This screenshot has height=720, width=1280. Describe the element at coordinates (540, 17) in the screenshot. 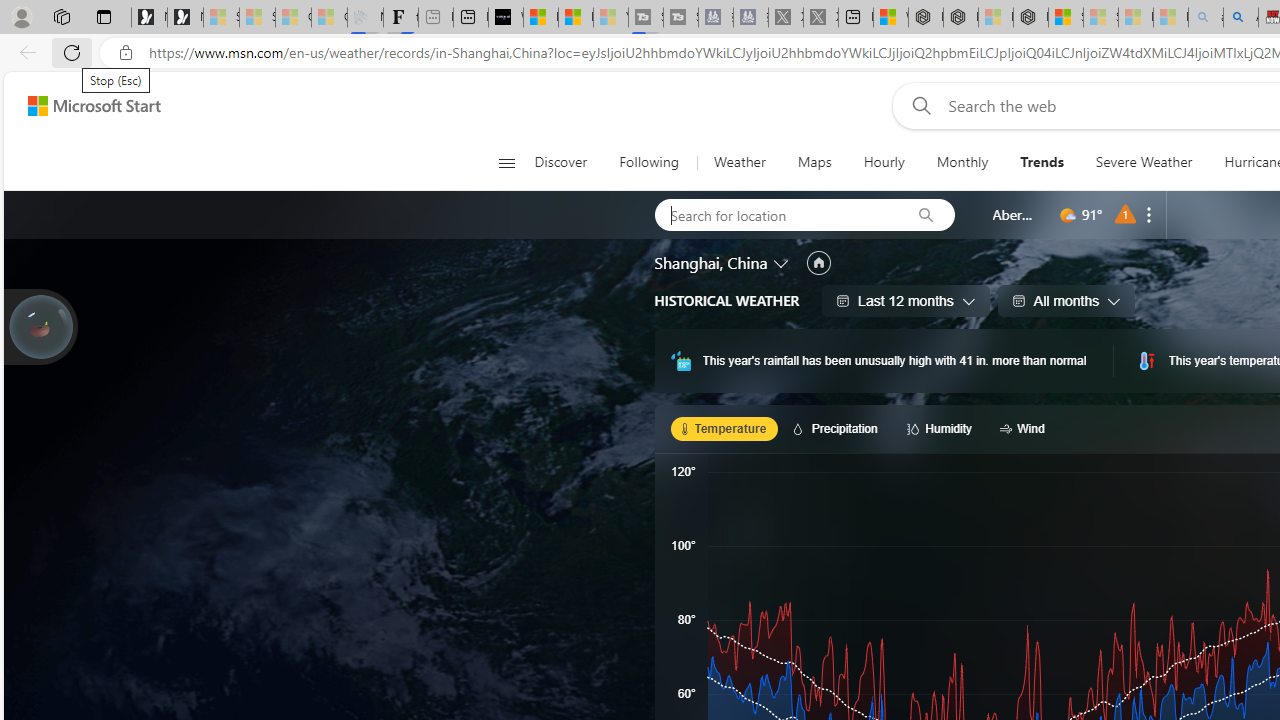

I see `'Microsoft Start Sports'` at that location.